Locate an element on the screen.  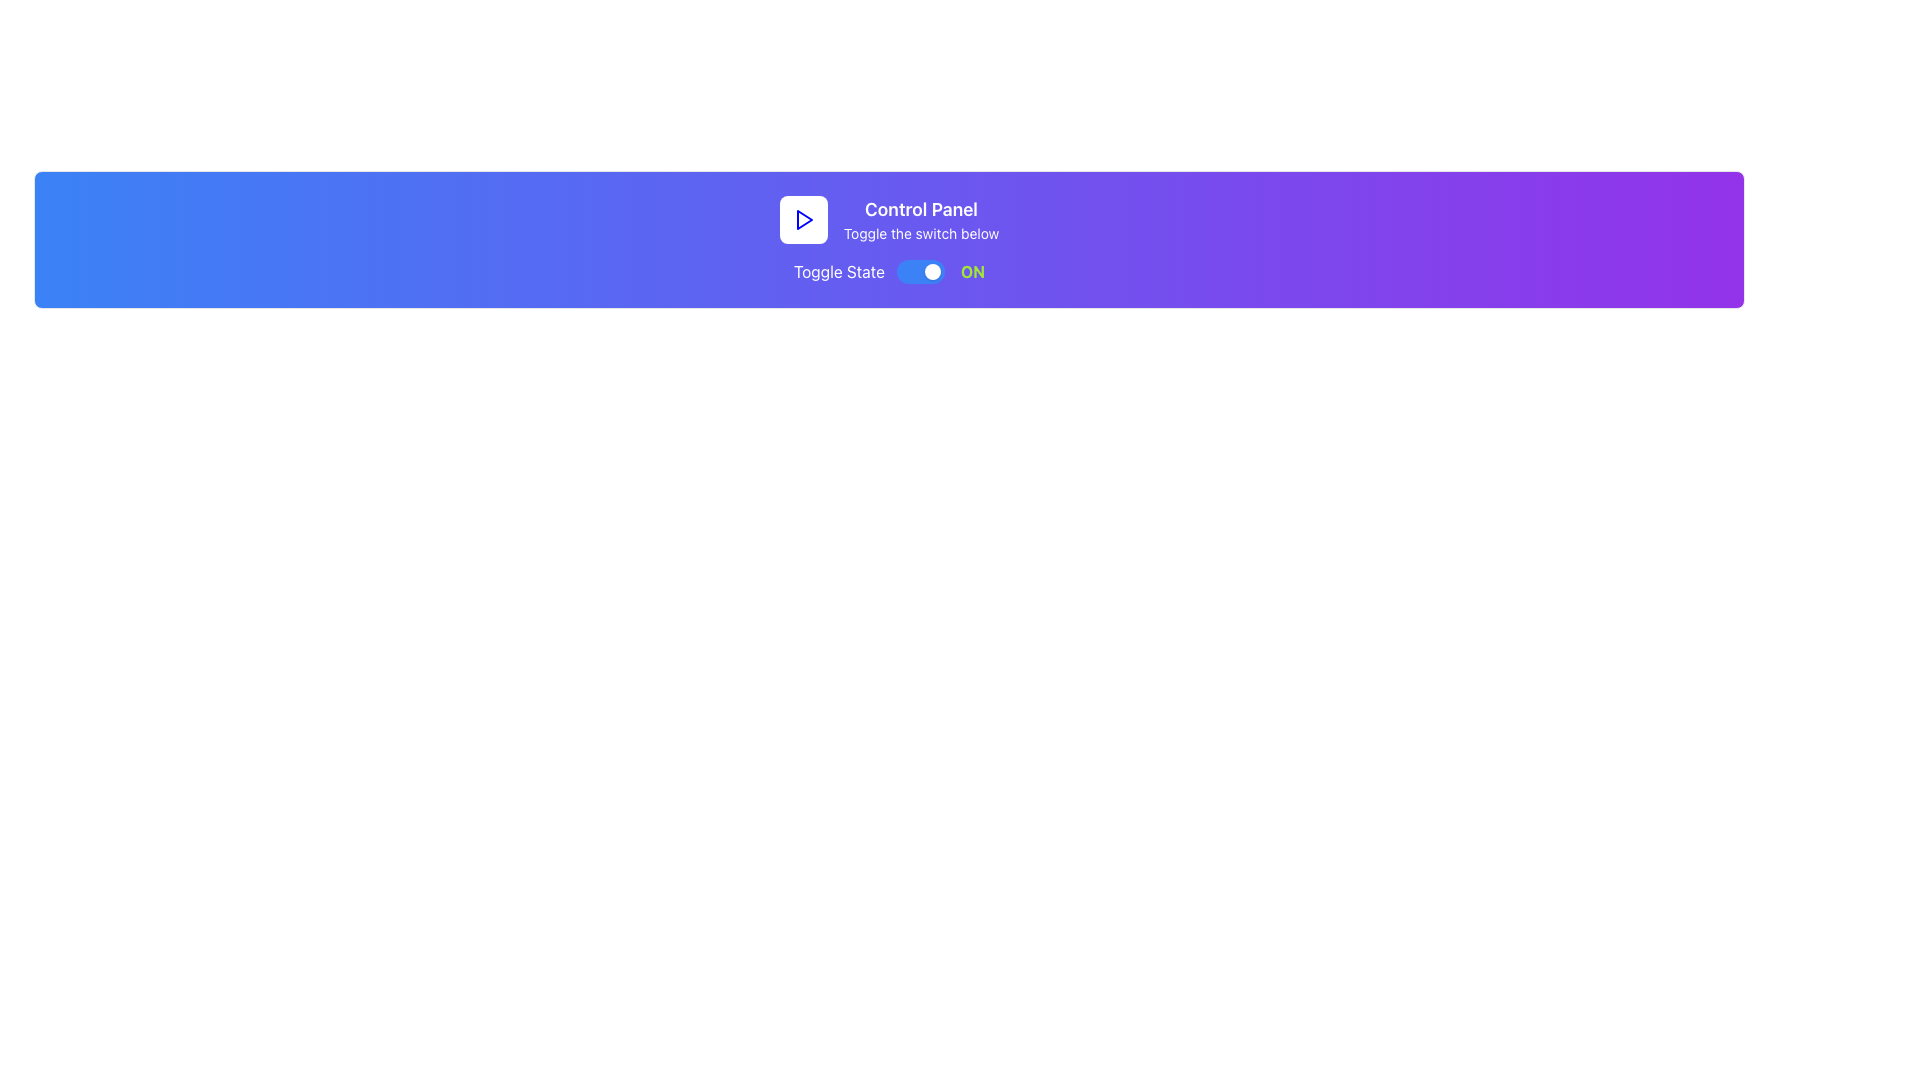
header text element that serves as a title, positioned near the center of the header section, above the label 'Toggle the switch below.' is located at coordinates (920, 209).